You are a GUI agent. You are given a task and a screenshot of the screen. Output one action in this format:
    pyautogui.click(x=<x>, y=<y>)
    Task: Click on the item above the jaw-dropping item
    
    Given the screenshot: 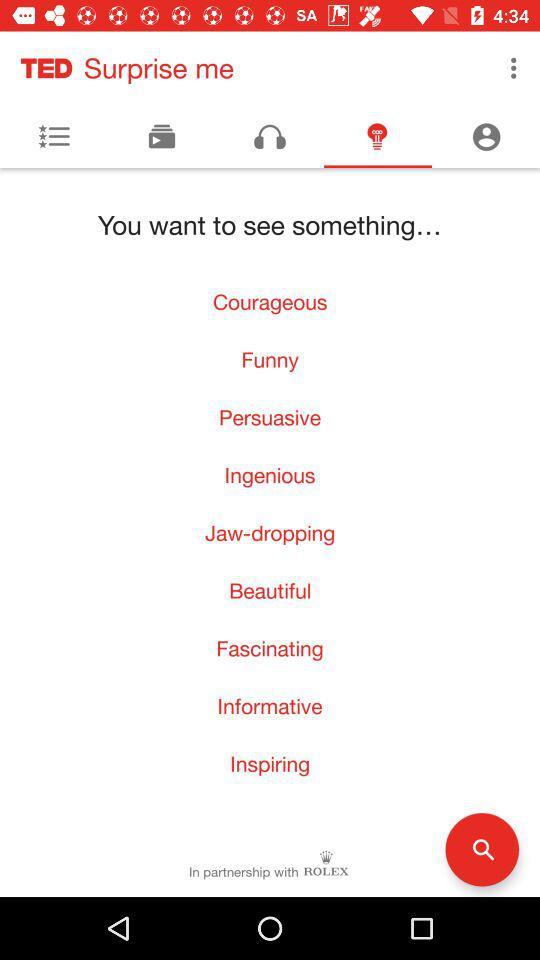 What is the action you would take?
    pyautogui.click(x=270, y=475)
    